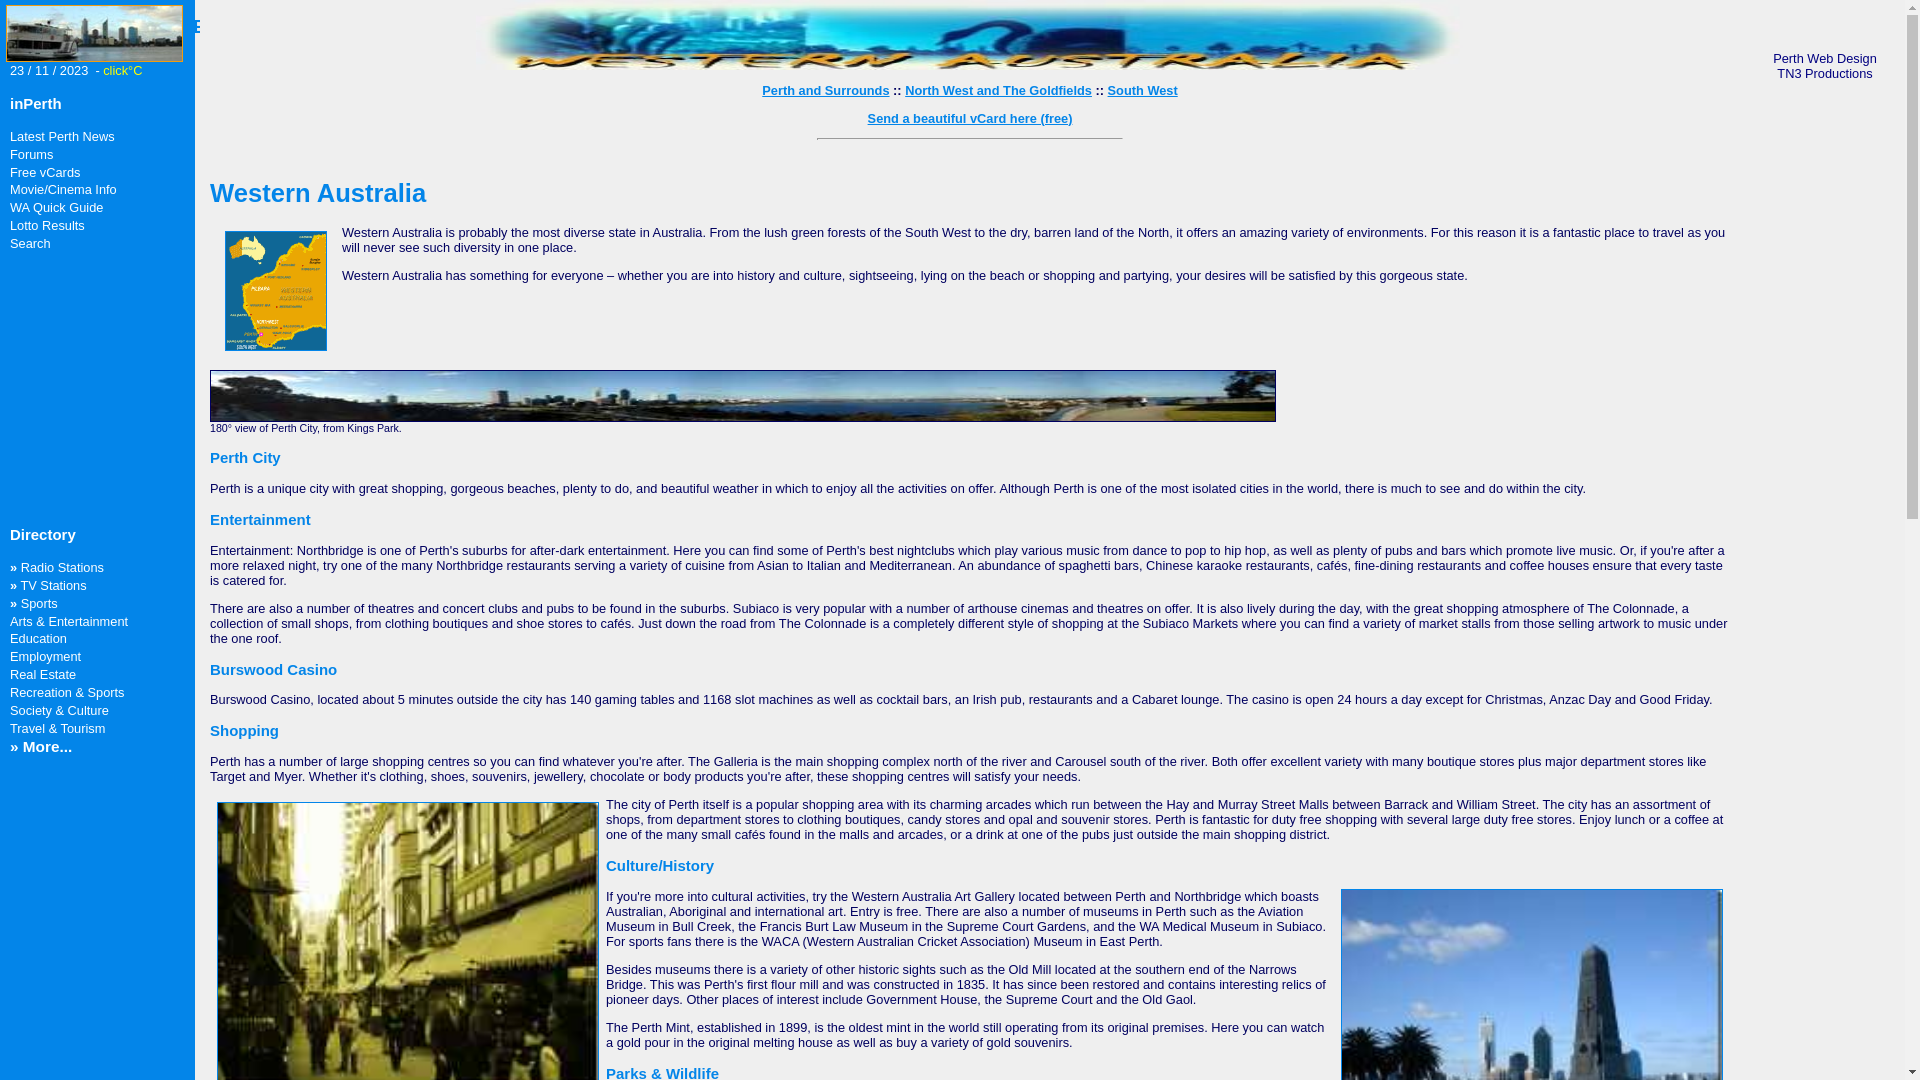 This screenshot has height=1080, width=1920. What do you see at coordinates (57, 728) in the screenshot?
I see `'Travel & Tourism'` at bounding box center [57, 728].